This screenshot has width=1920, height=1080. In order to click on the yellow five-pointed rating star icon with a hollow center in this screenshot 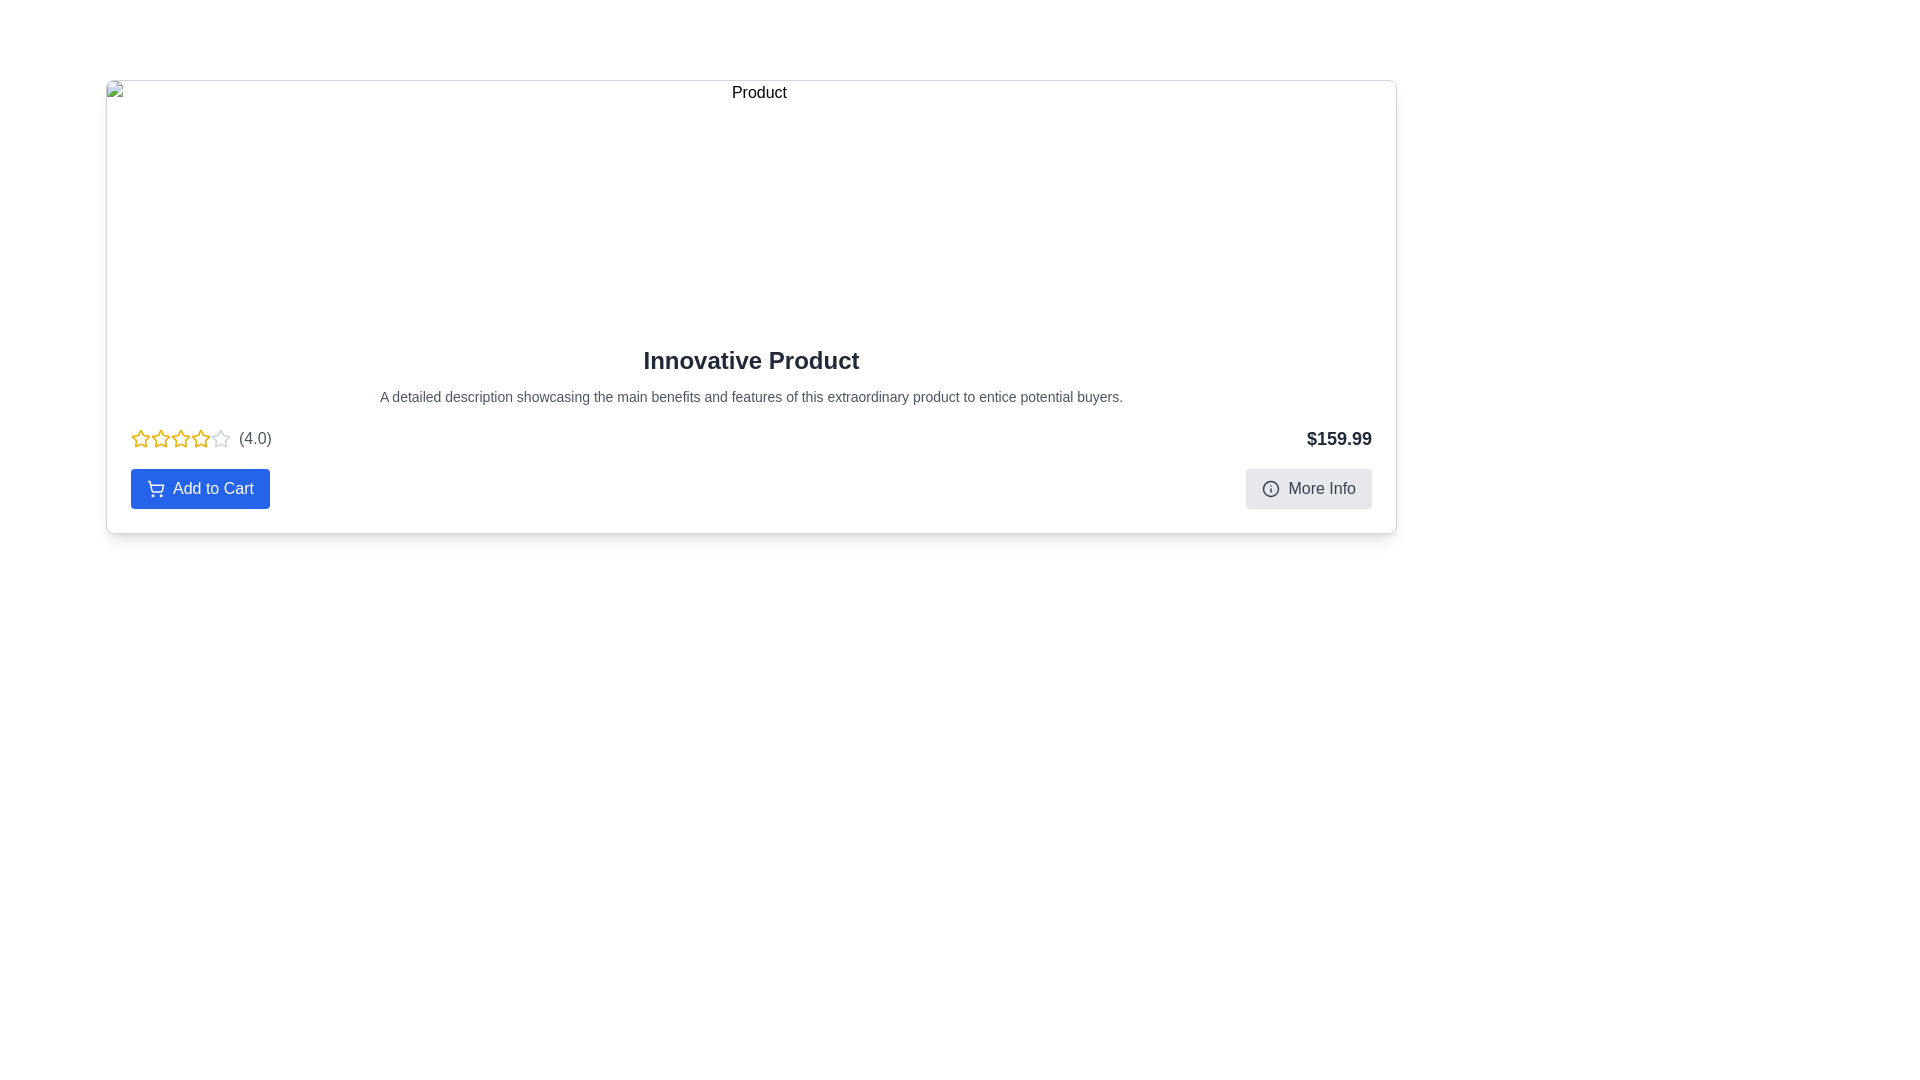, I will do `click(139, 437)`.